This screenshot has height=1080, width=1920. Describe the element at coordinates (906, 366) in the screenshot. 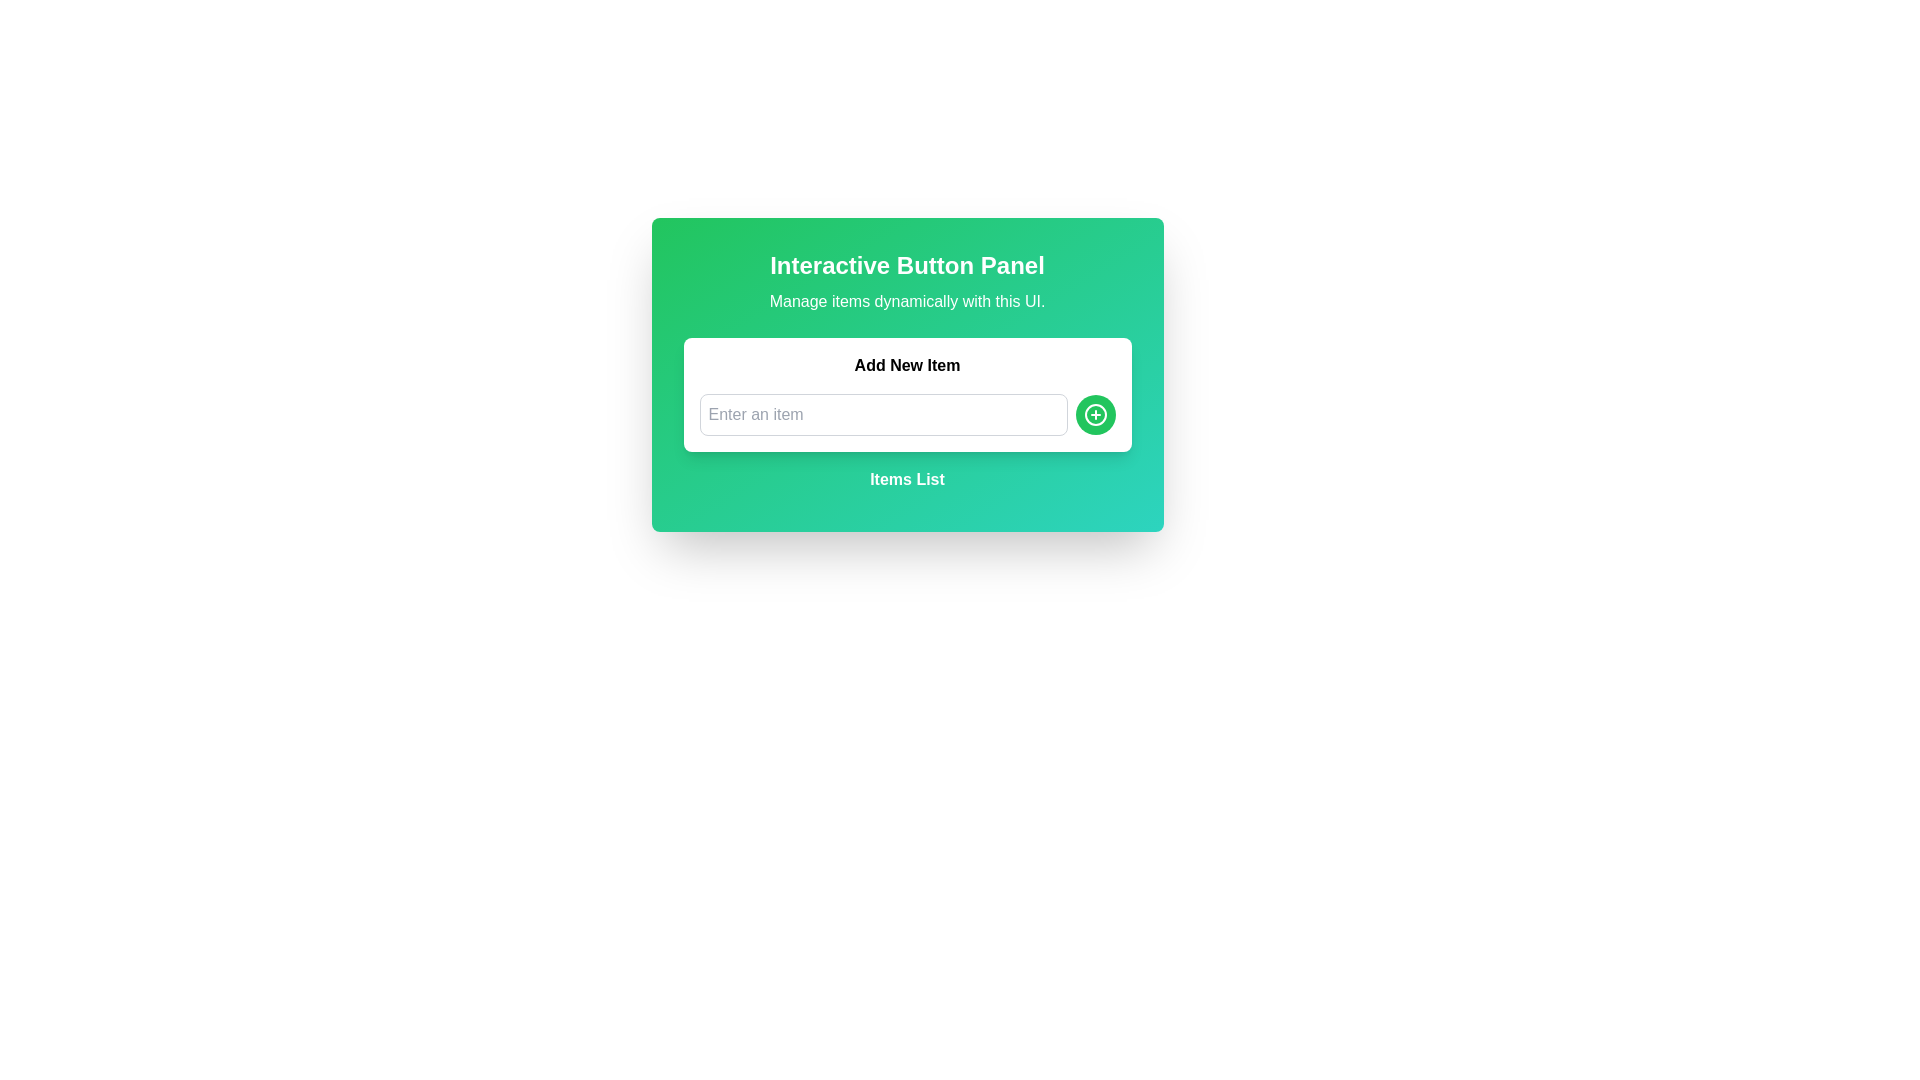

I see `the bold text label 'Add New Item' that is centered at the top of a white rounded rectangular card on a green gradient background` at that location.